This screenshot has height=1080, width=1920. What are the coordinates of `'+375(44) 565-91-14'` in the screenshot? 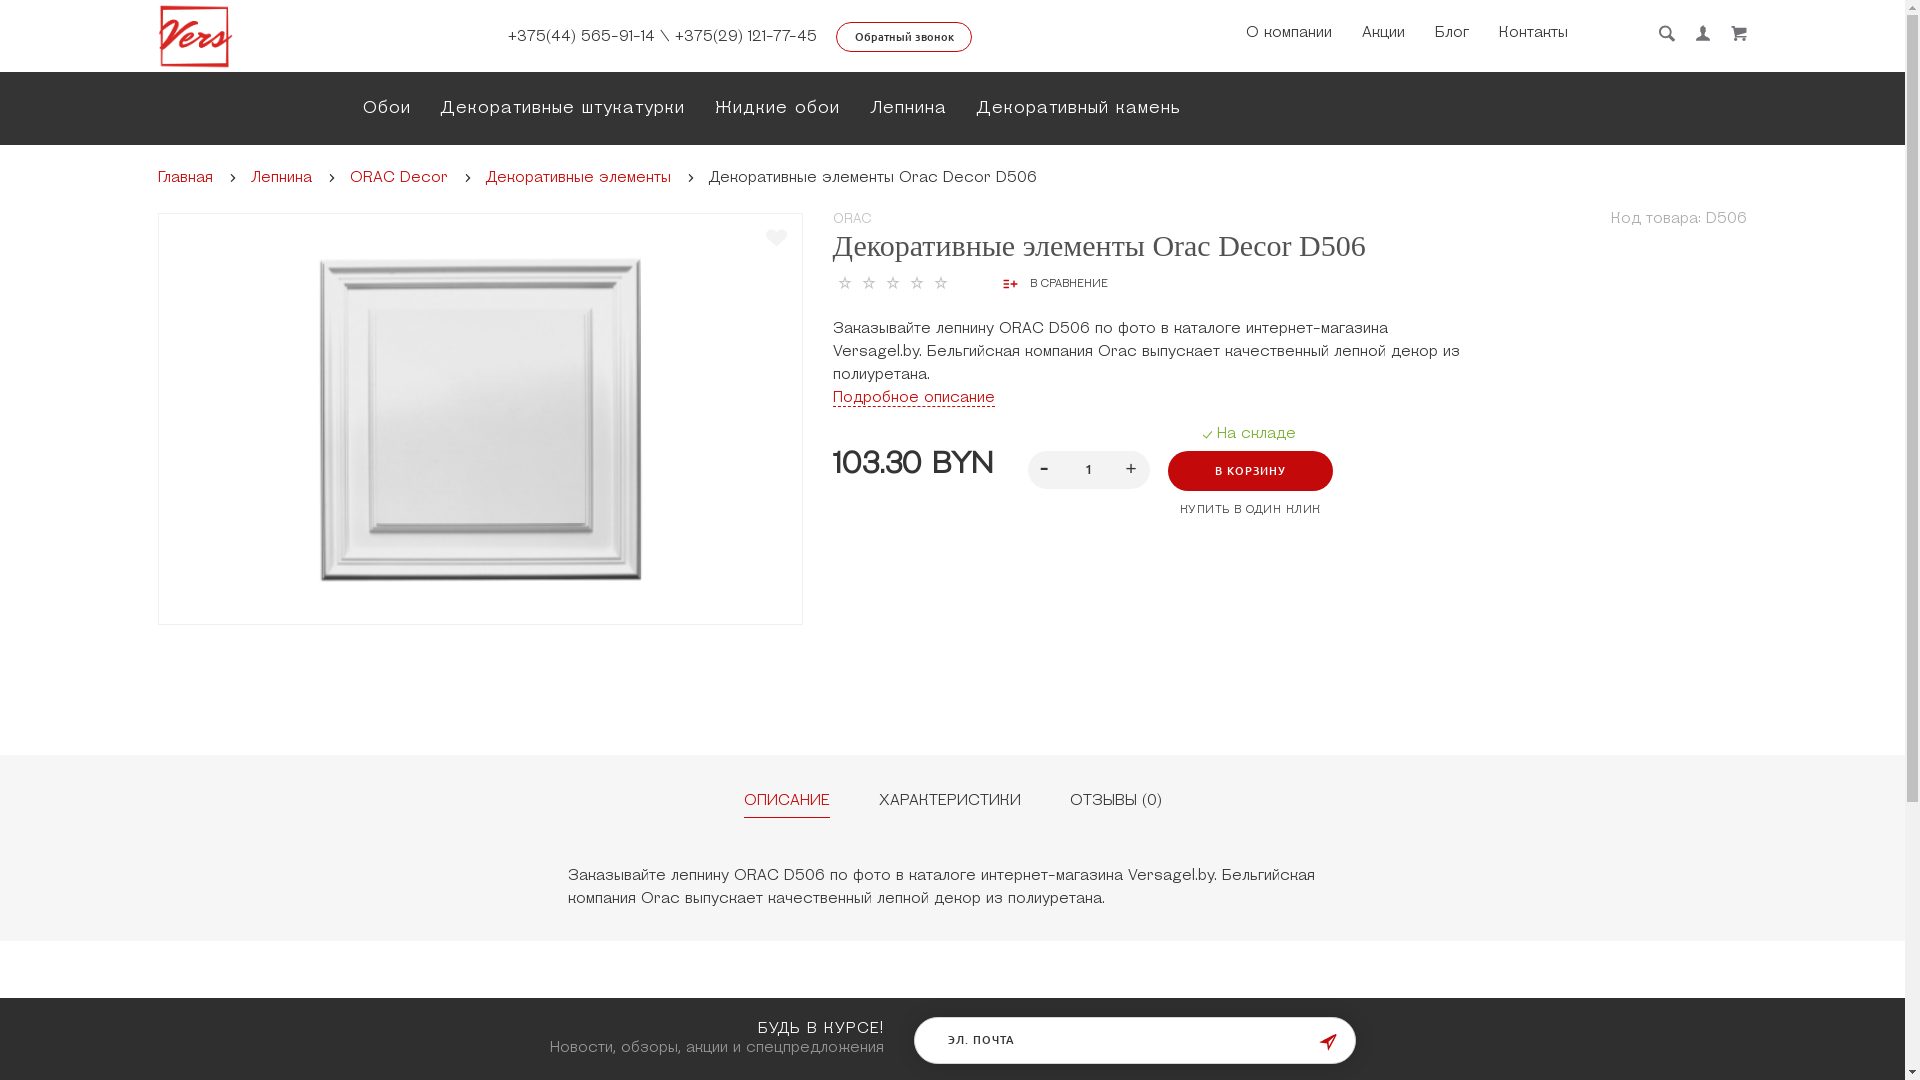 It's located at (508, 37).